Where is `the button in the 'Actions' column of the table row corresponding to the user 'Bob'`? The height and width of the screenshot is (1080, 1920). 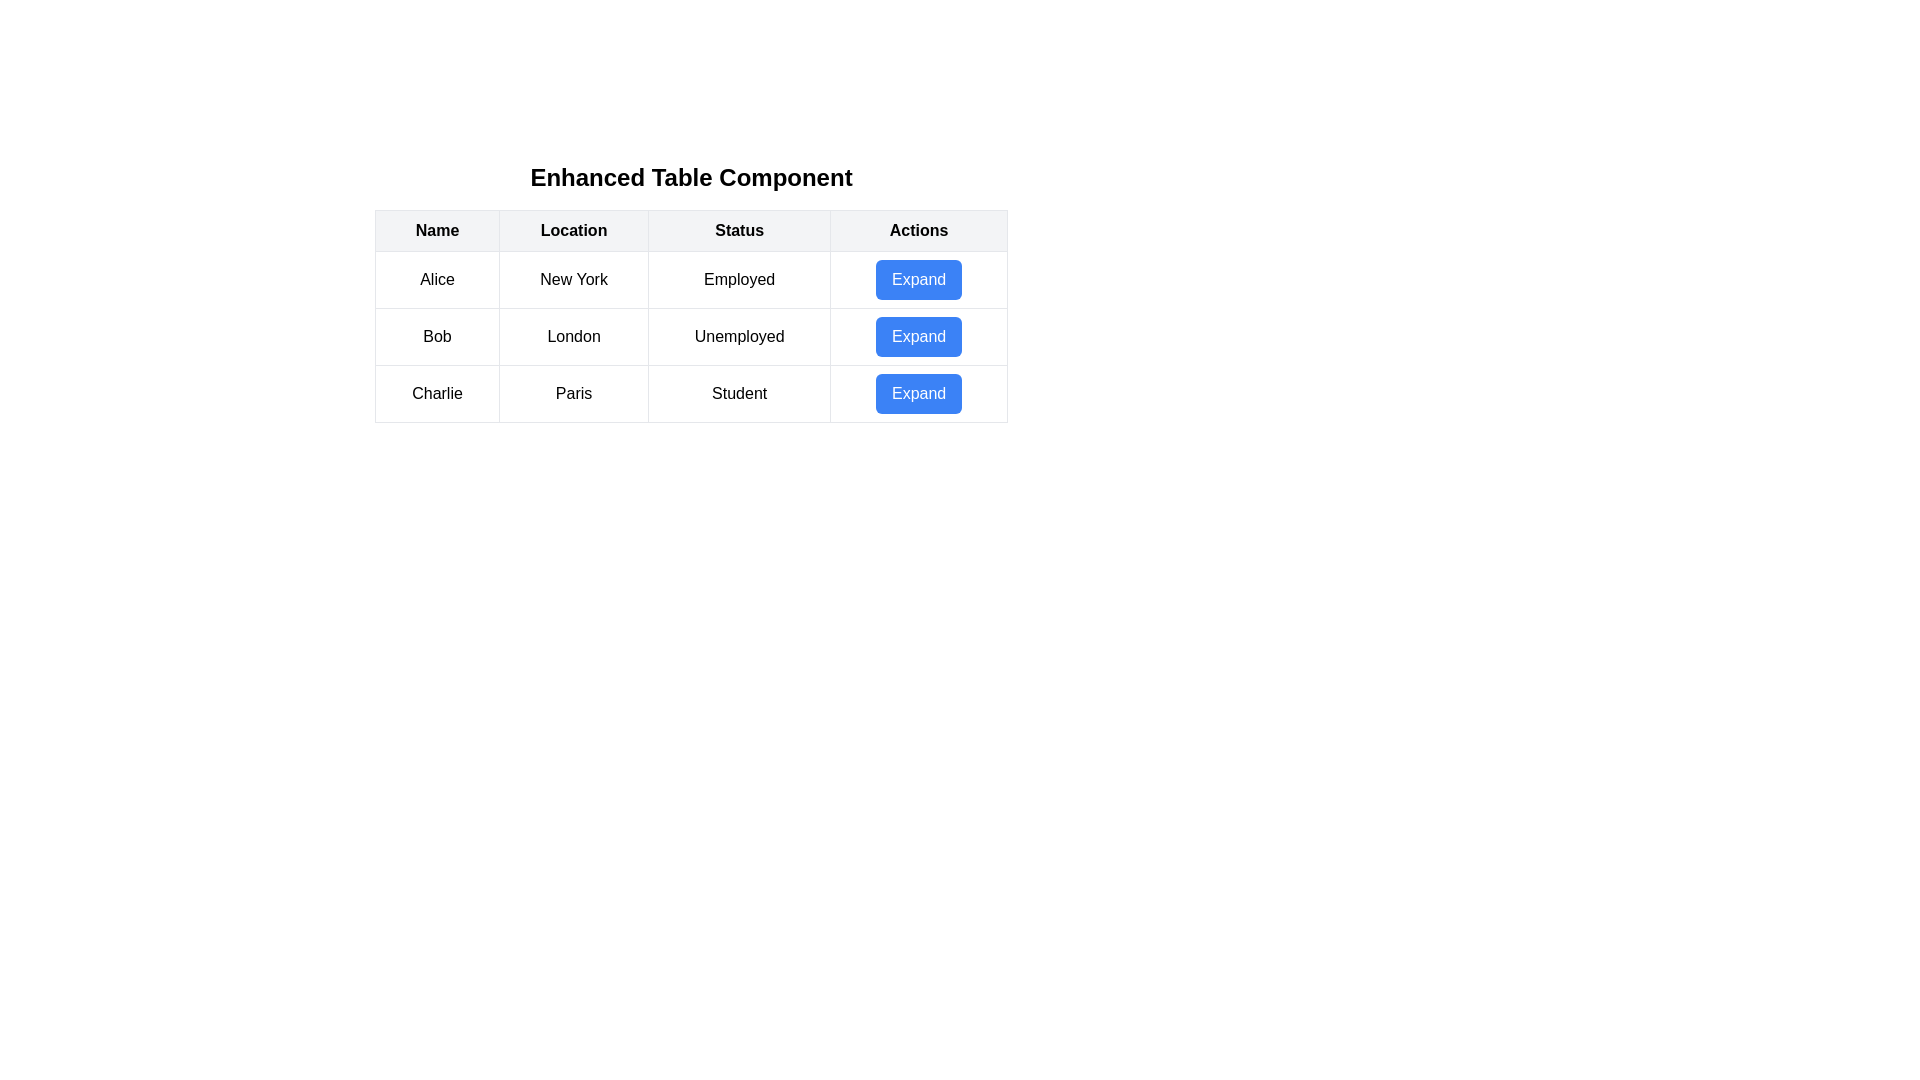
the button in the 'Actions' column of the table row corresponding to the user 'Bob' is located at coordinates (918, 335).